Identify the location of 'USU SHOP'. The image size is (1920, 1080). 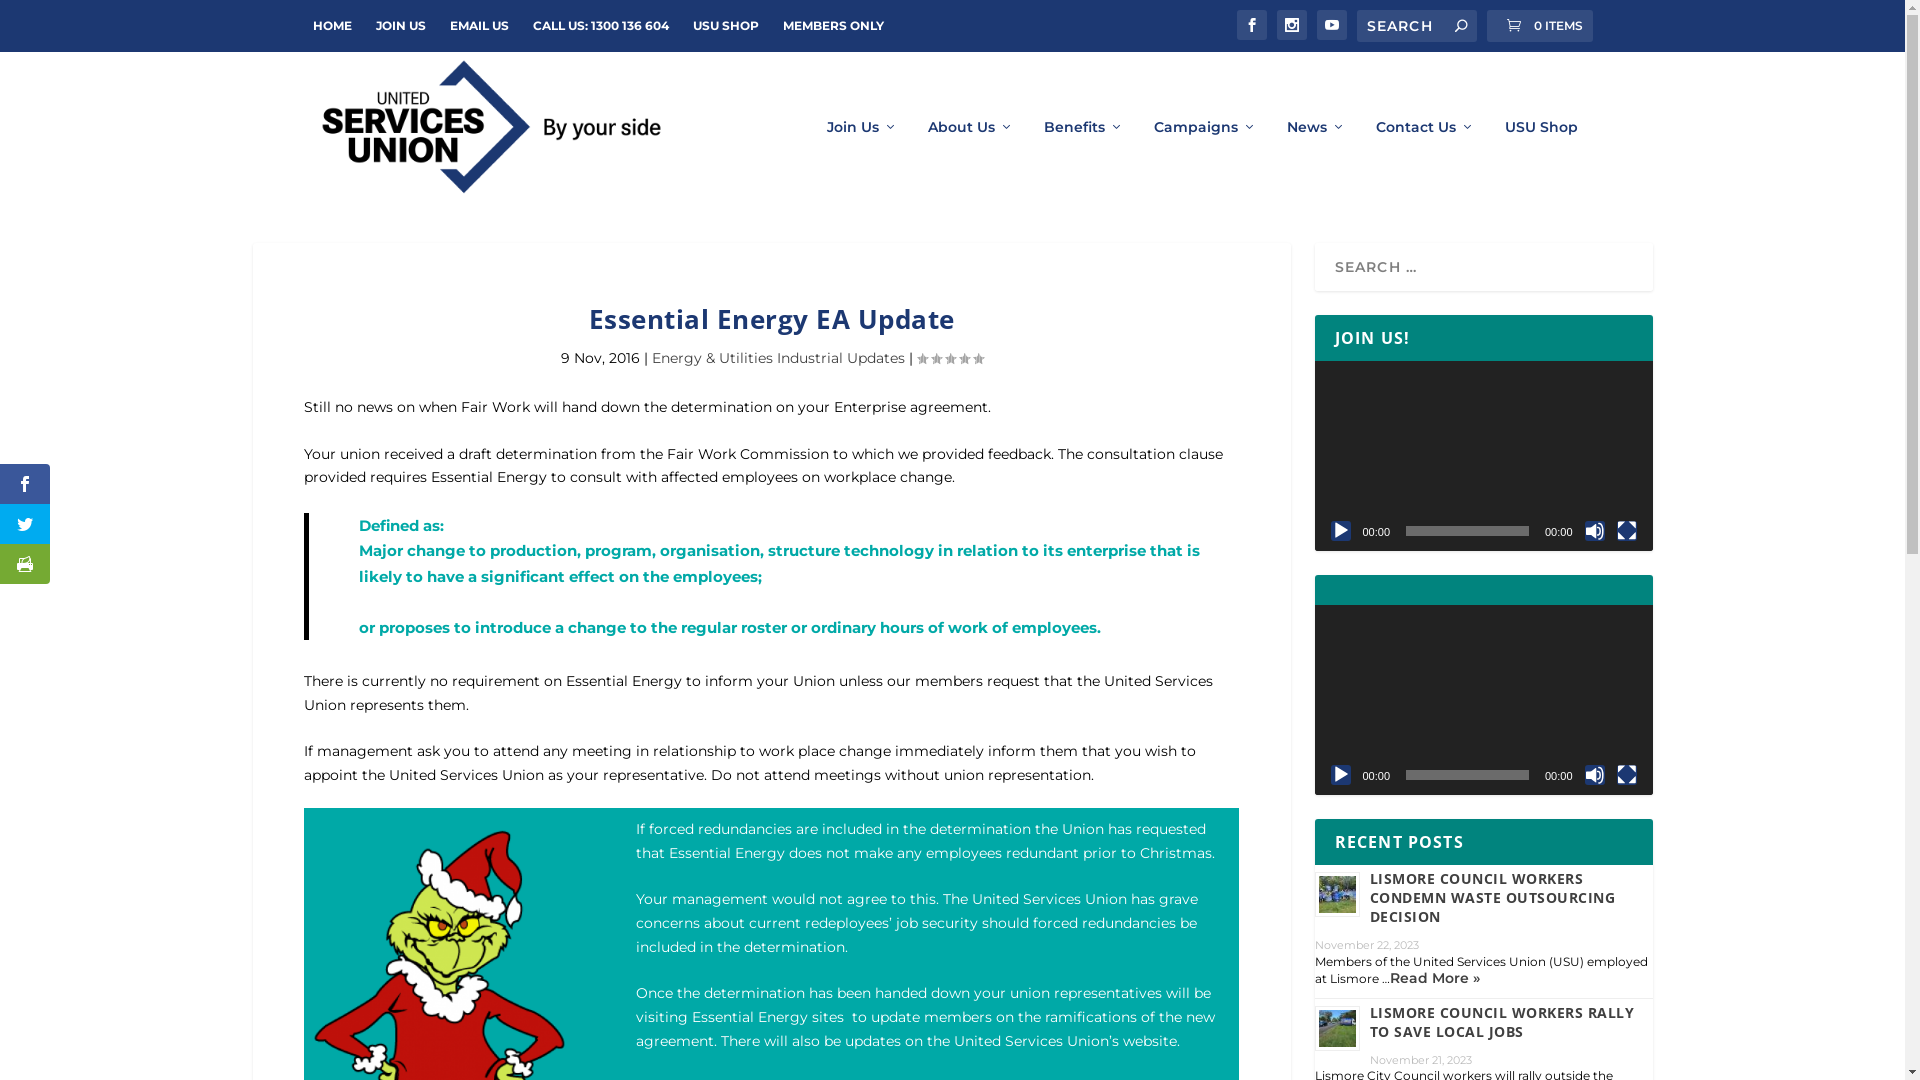
(723, 26).